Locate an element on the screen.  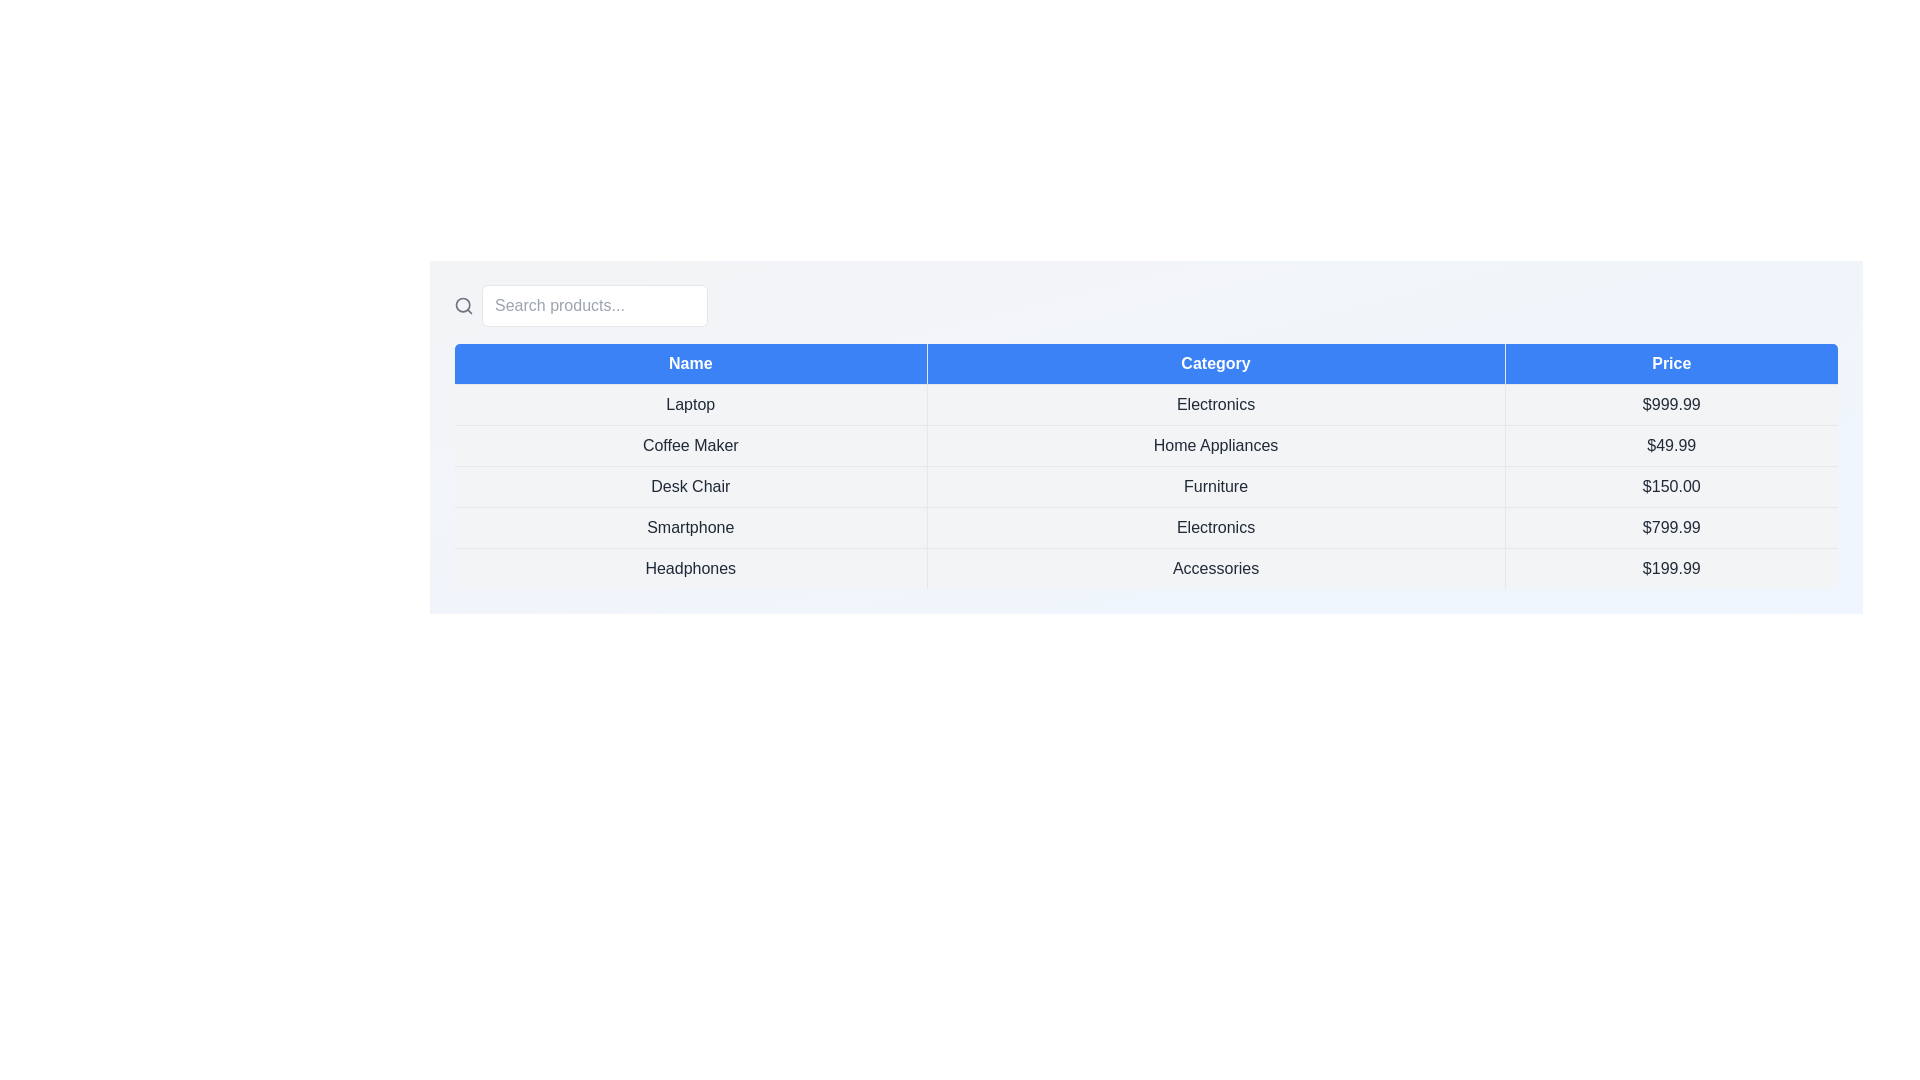
the text label displaying 'Desk Chair' in the second column of the table, which is the third row under the 'Name' header is located at coordinates (690, 486).